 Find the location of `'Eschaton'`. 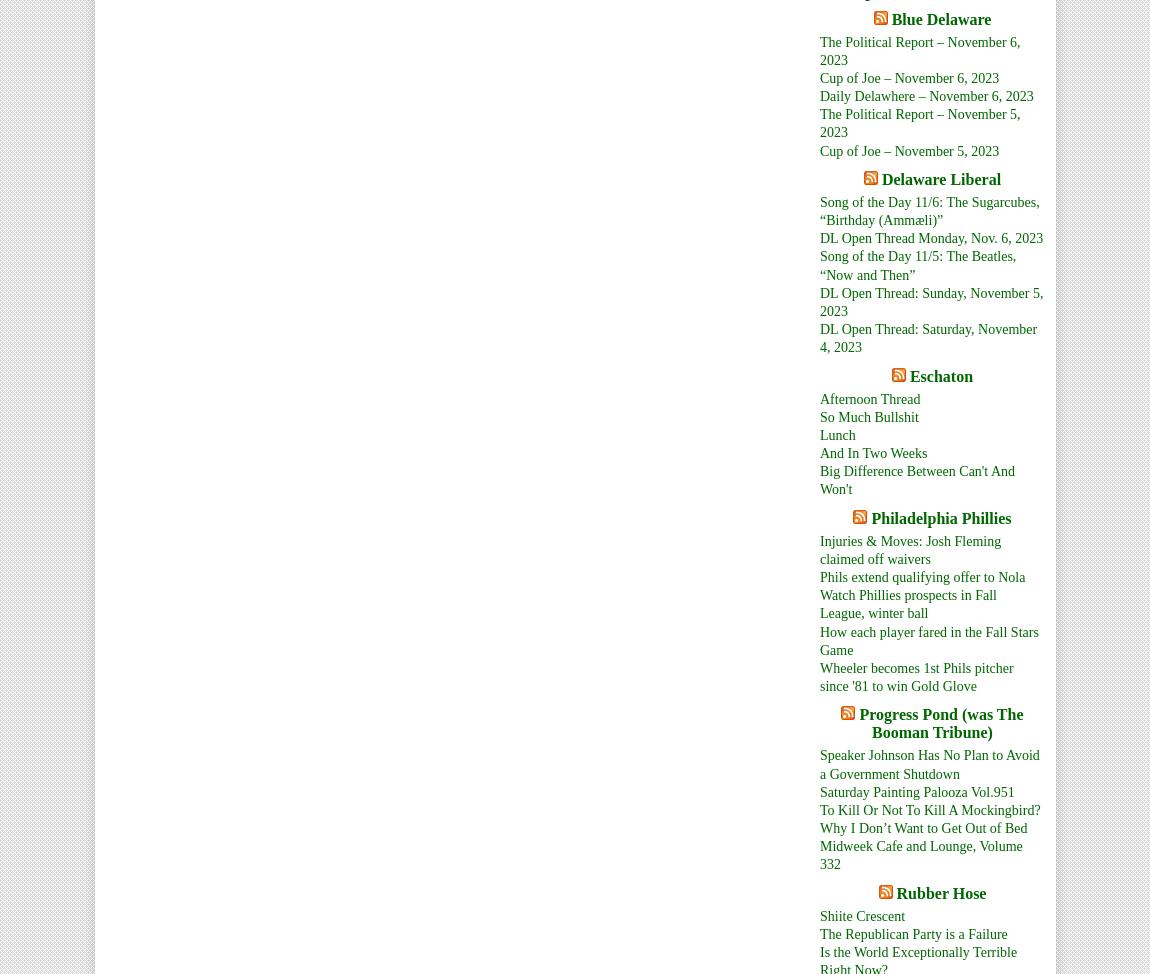

'Eschaton' is located at coordinates (941, 375).